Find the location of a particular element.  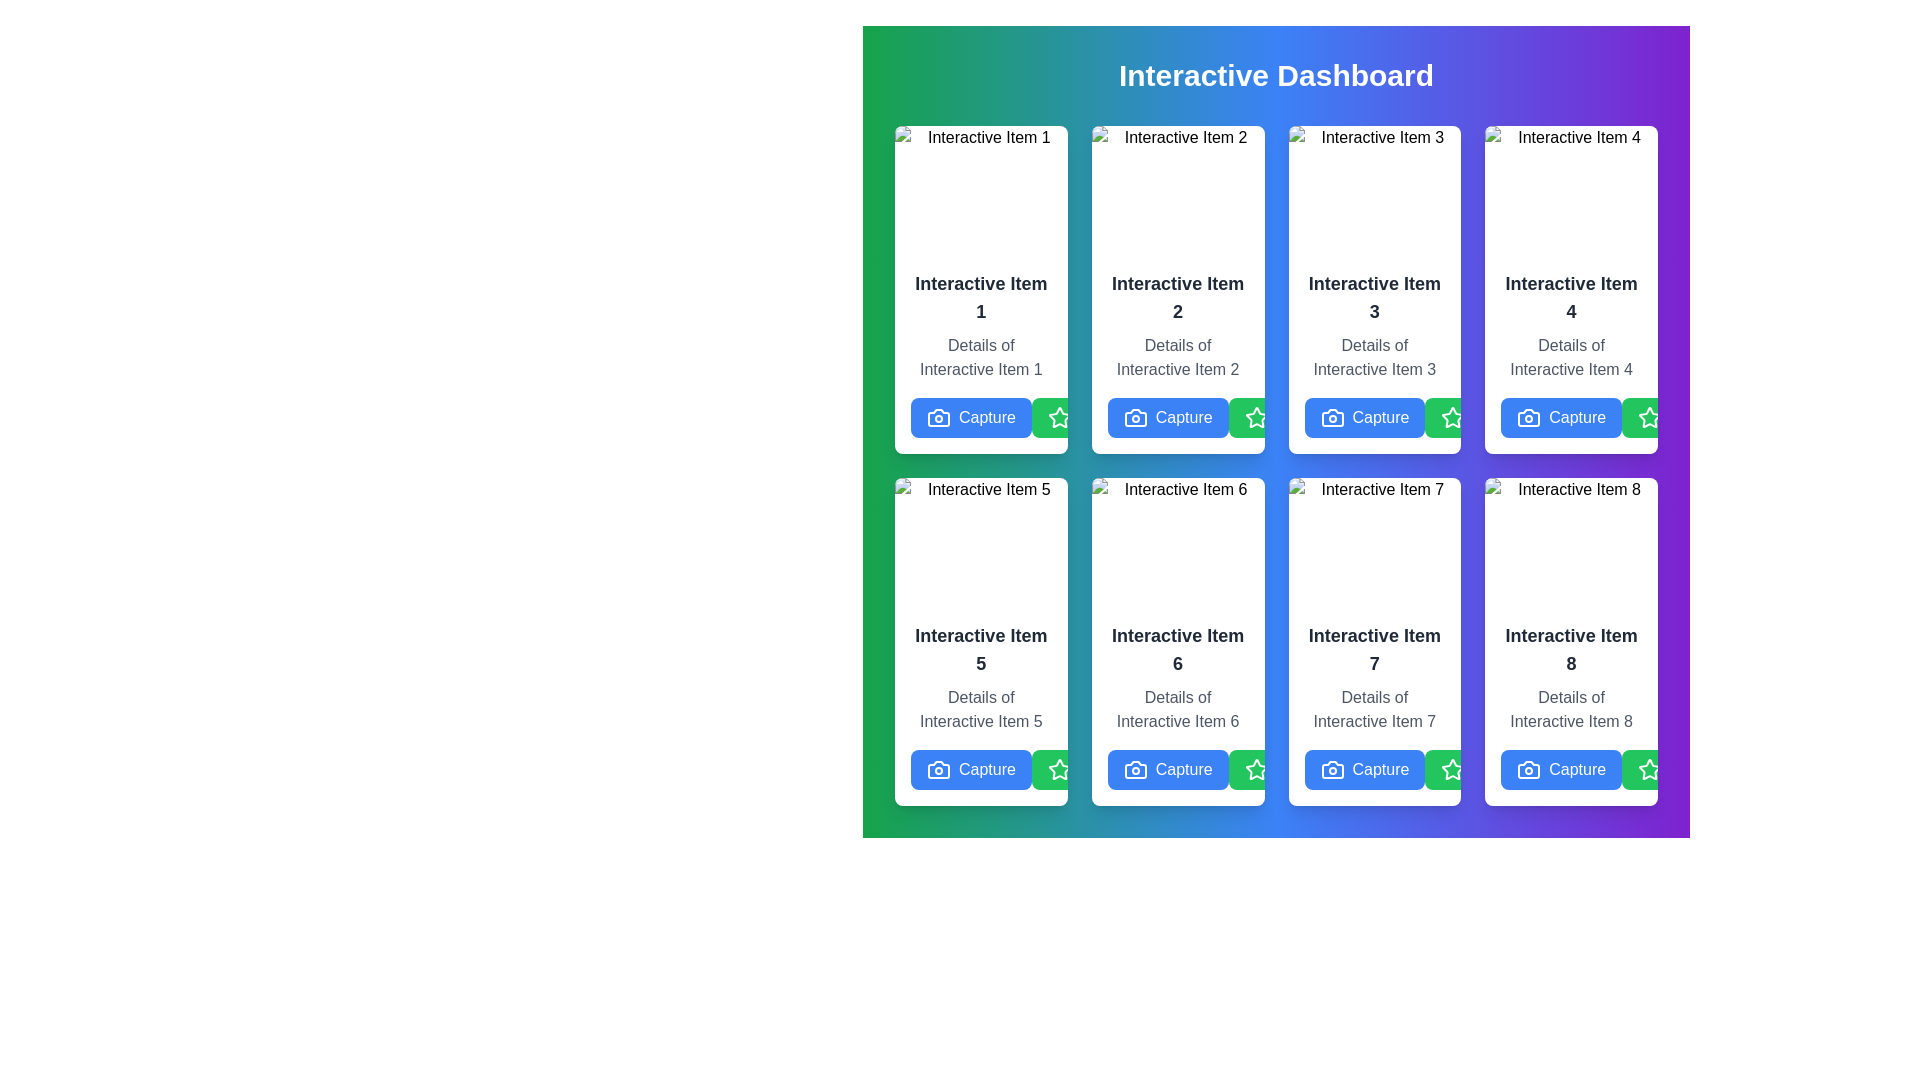

the heart icon located in the lower-right corner of the 'Interactive Item 3' card in the dashboard grid is located at coordinates (1377, 416).